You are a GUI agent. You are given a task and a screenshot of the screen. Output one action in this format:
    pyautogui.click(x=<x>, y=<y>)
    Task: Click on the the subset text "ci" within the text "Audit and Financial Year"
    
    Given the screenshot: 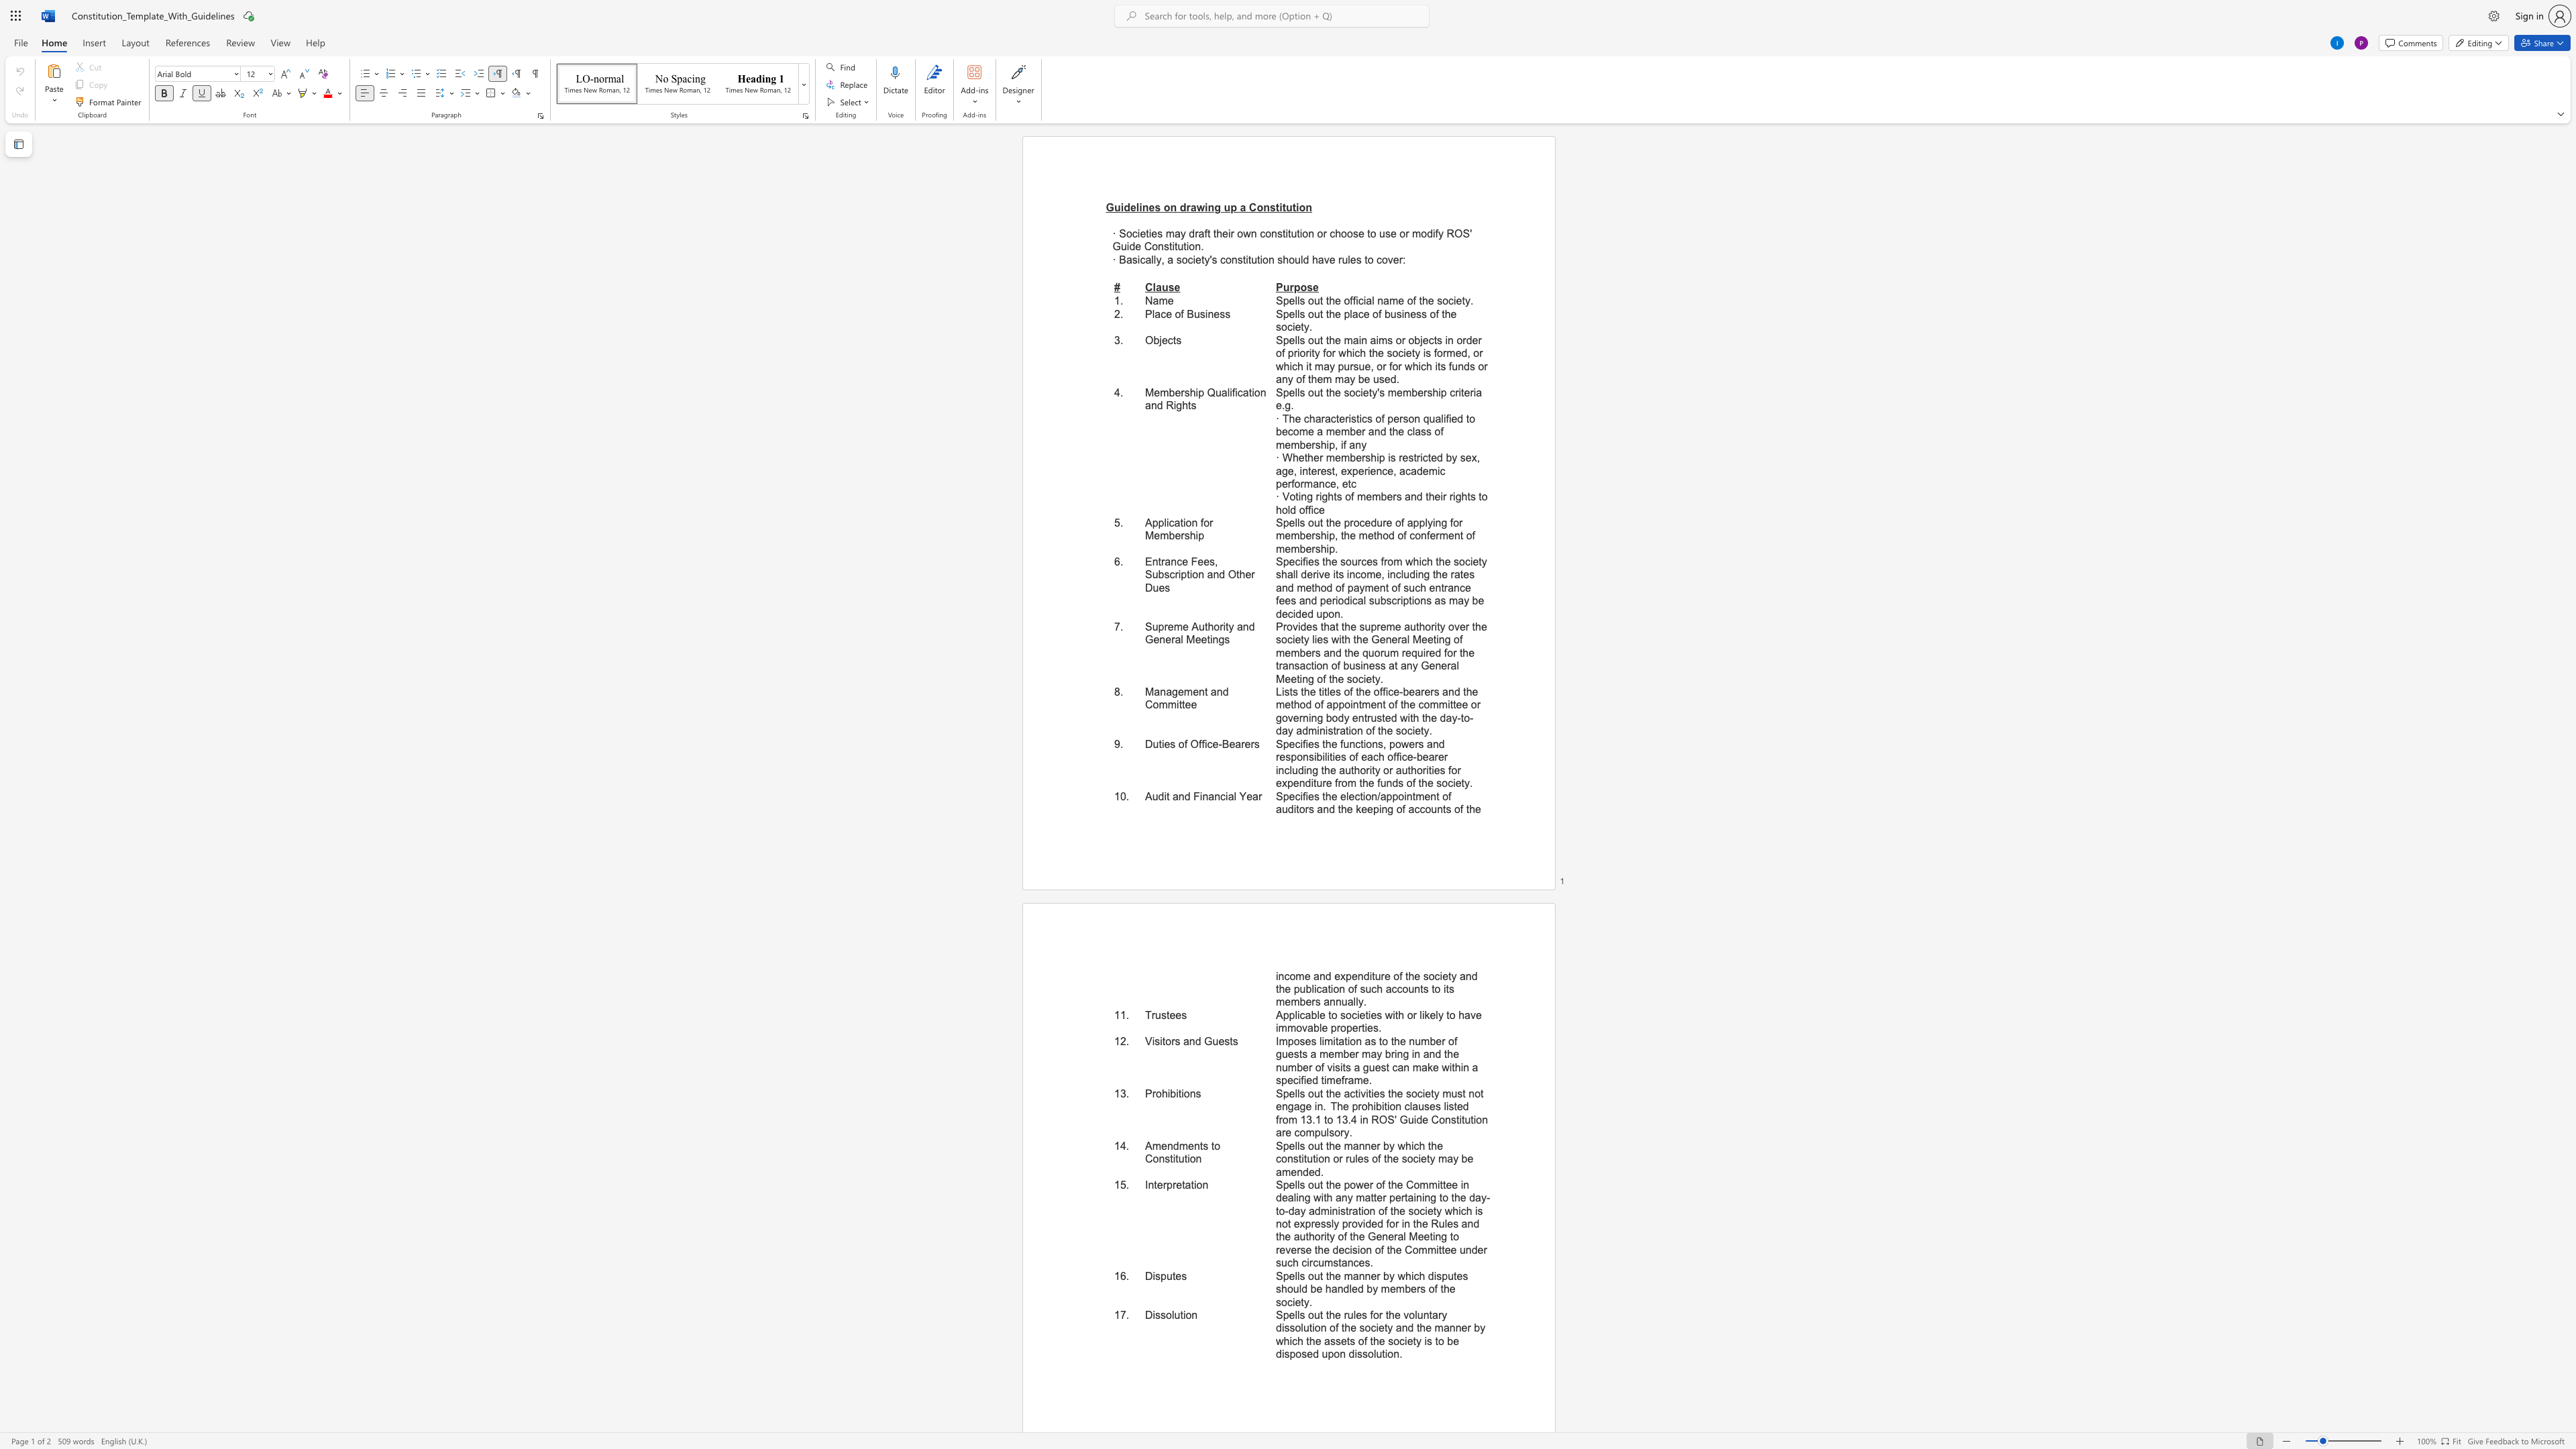 What is the action you would take?
    pyautogui.click(x=1220, y=796)
    